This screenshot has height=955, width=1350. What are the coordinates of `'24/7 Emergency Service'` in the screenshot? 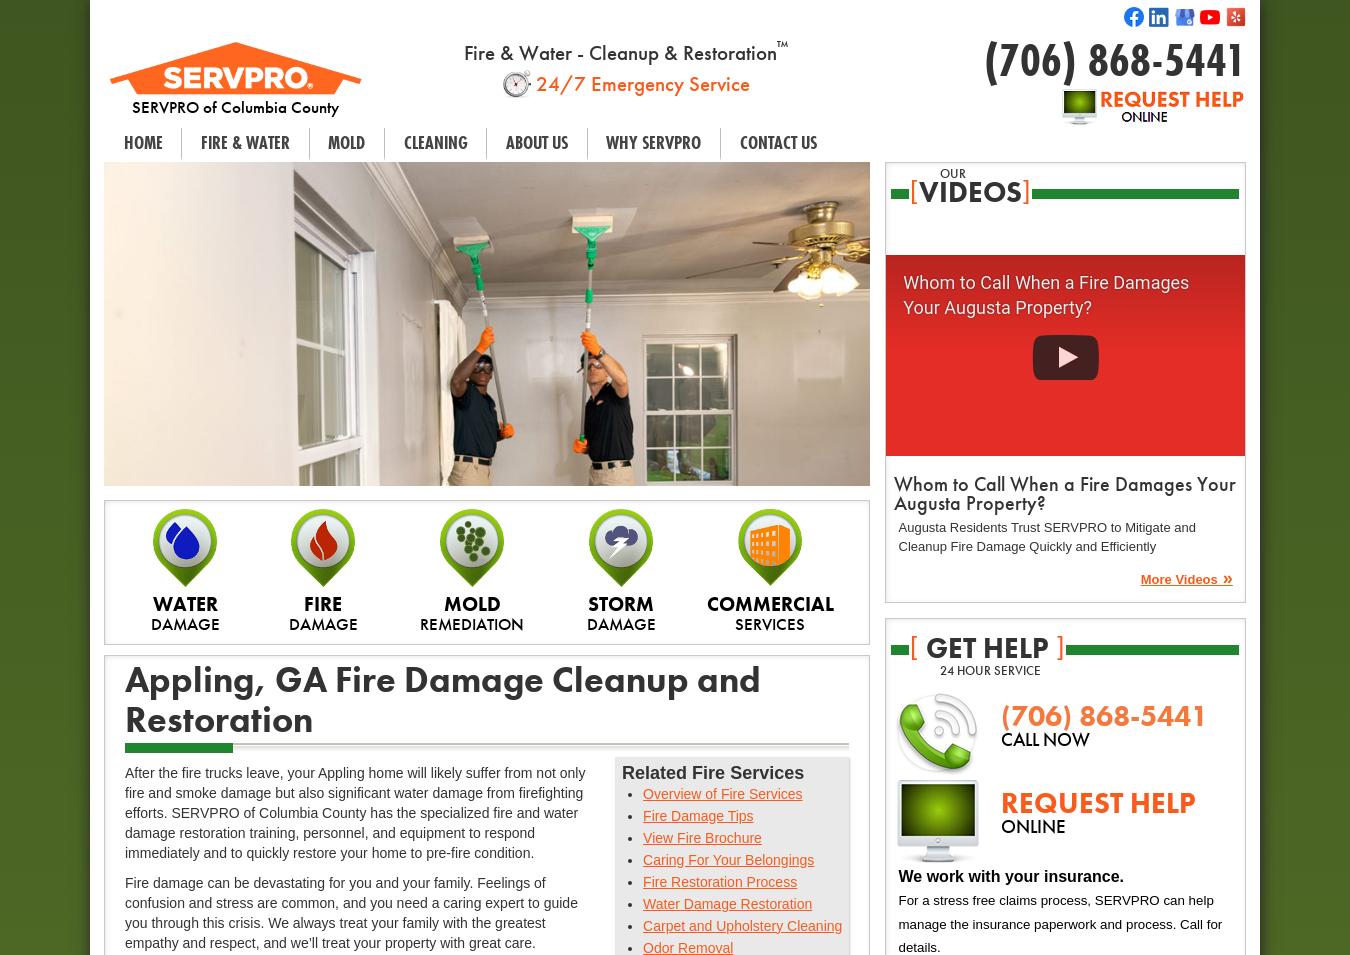 It's located at (639, 81).